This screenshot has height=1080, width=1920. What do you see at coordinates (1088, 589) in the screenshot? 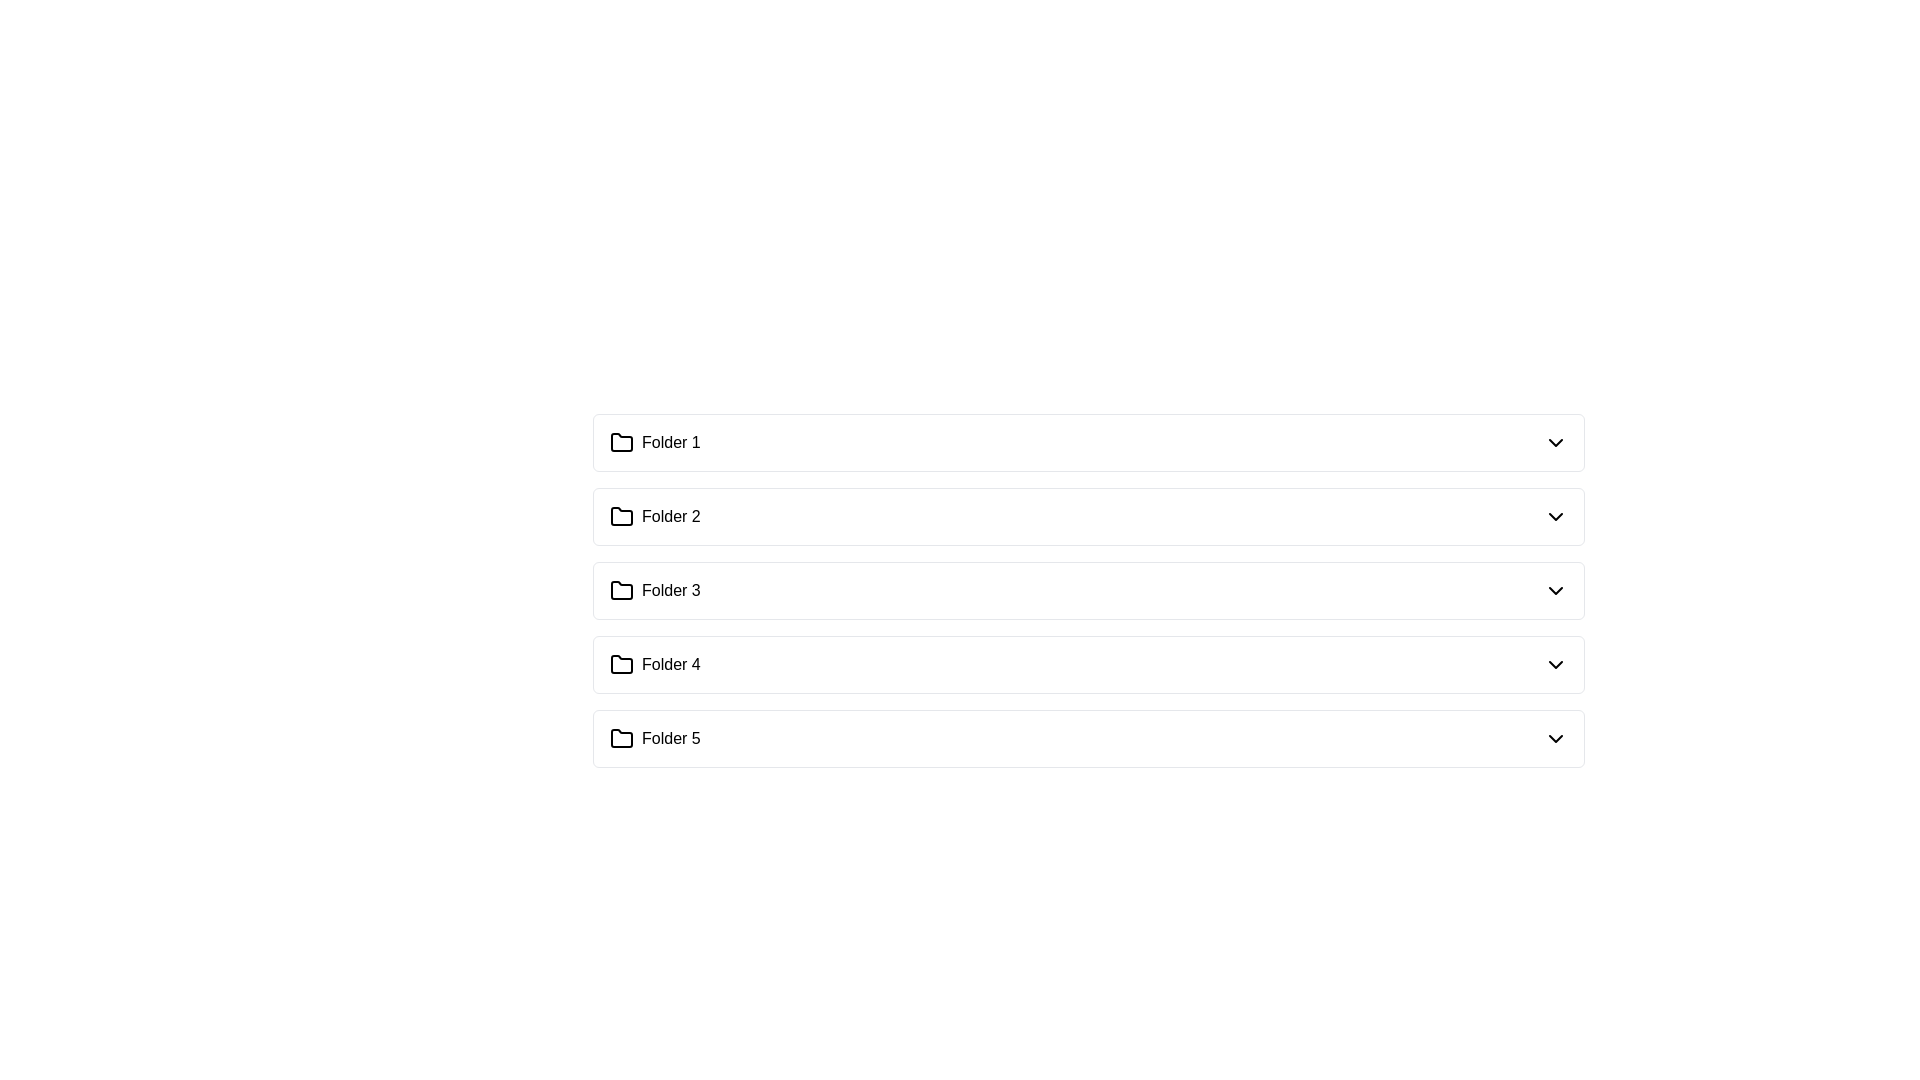
I see `the third item in the list of folders` at bounding box center [1088, 589].